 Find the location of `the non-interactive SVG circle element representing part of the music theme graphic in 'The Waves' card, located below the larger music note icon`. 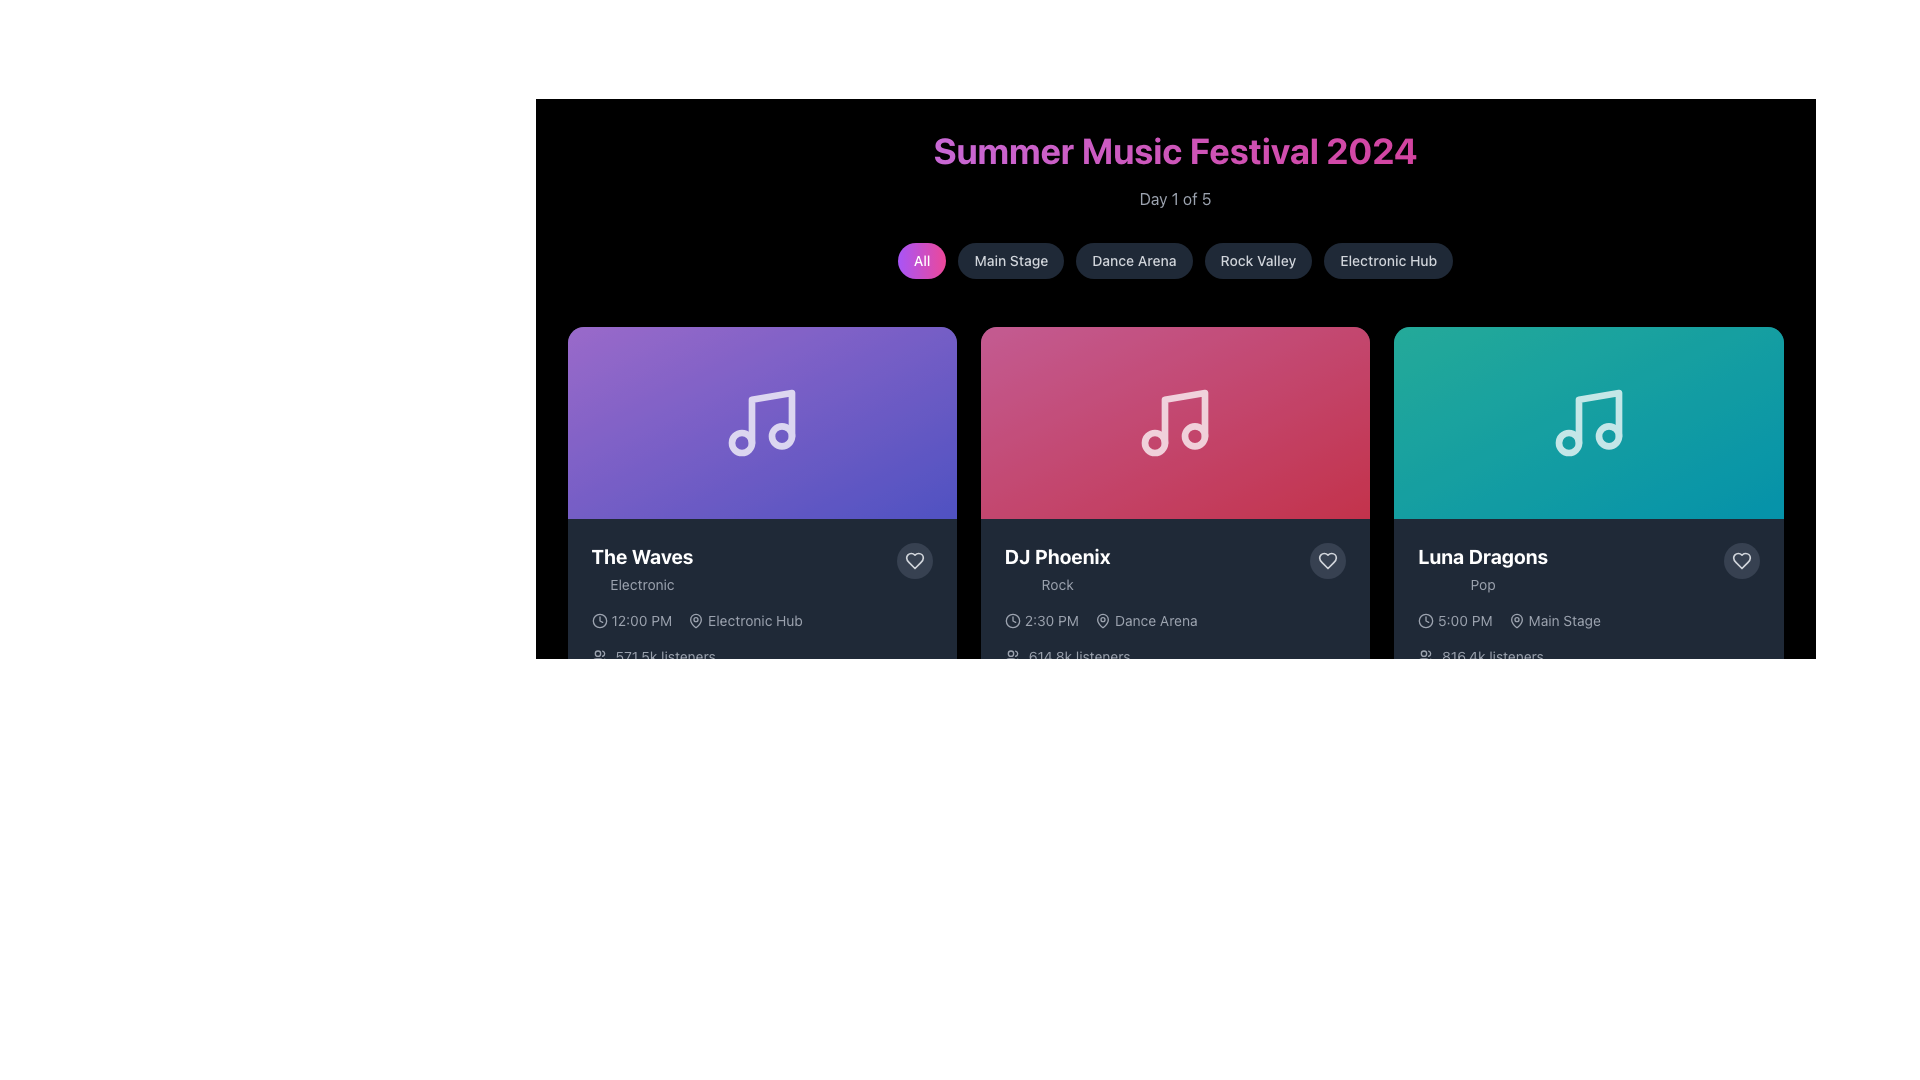

the non-interactive SVG circle element representing part of the music theme graphic in 'The Waves' card, located below the larger music note icon is located at coordinates (741, 442).